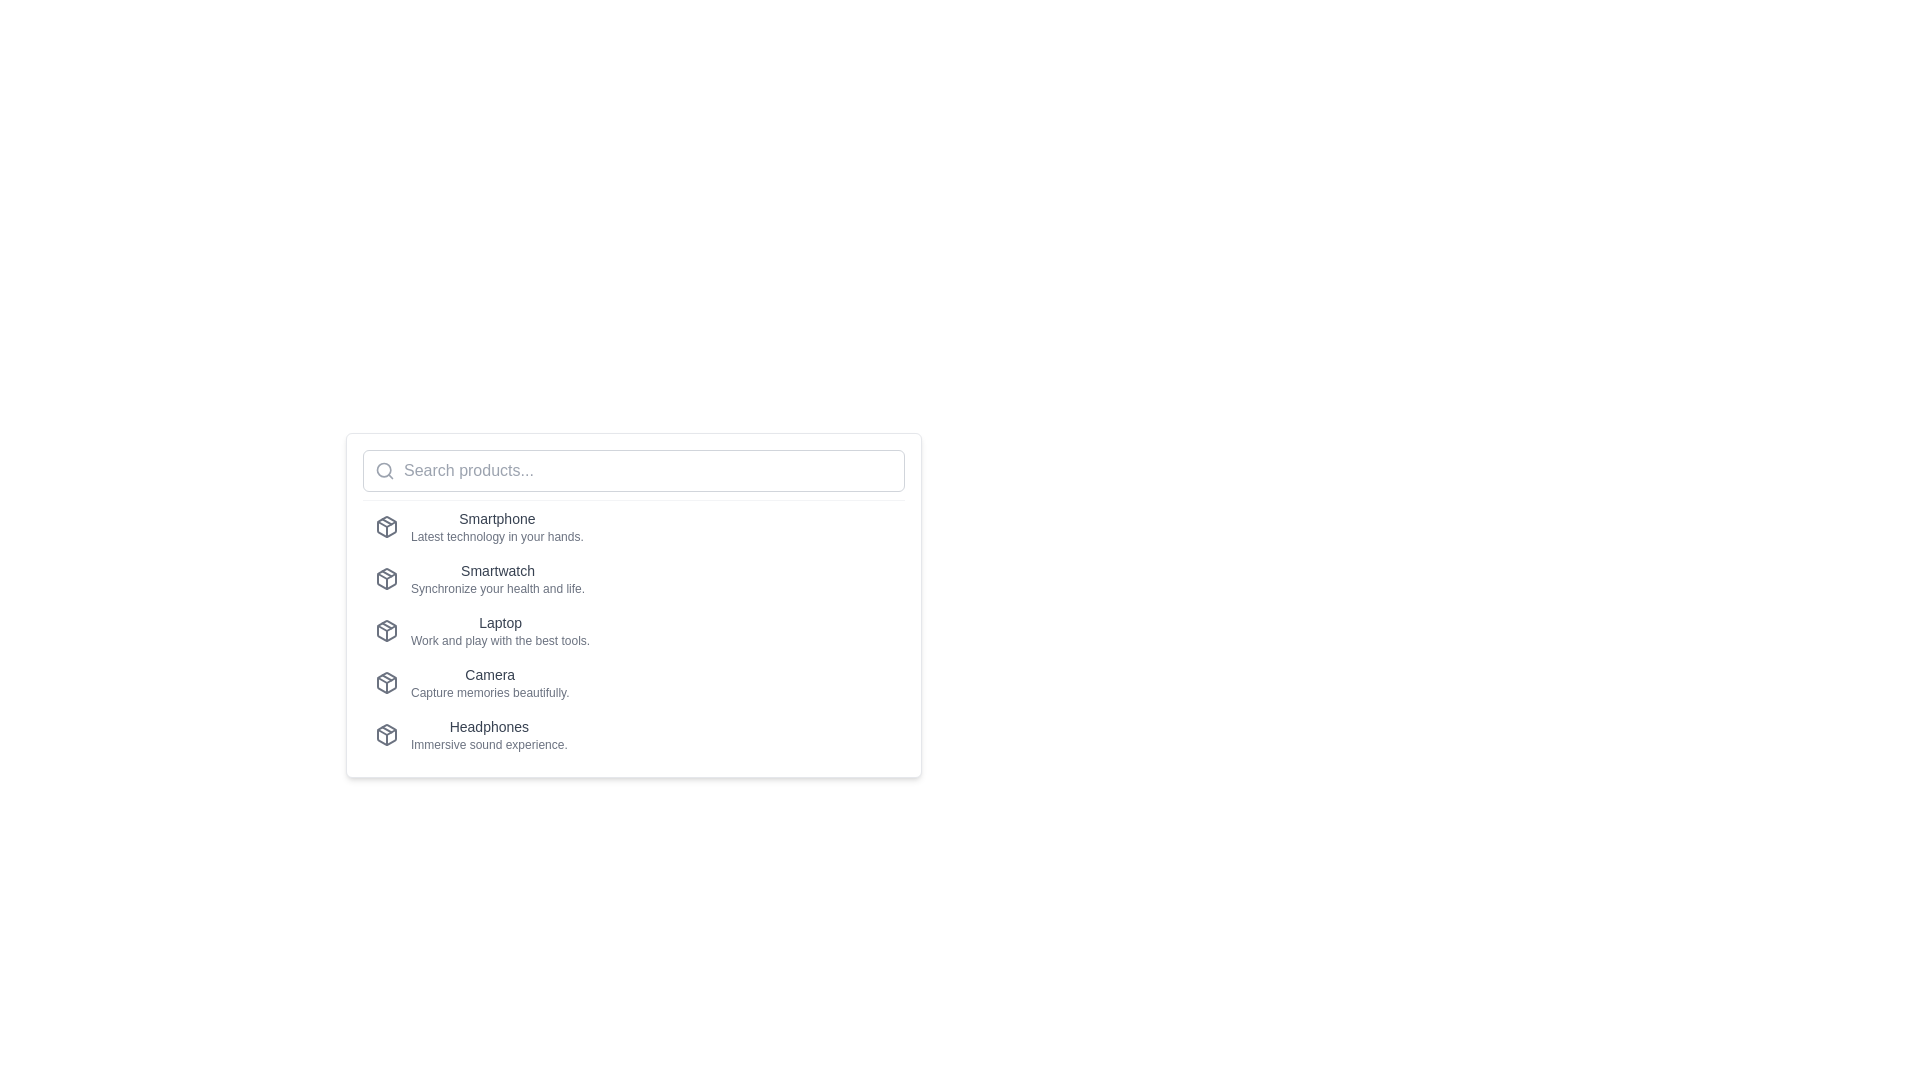  What do you see at coordinates (387, 631) in the screenshot?
I see `the small square-shaped package icon with a gray outline, located next to the text 'Laptop' in the vertically-stacked list layout` at bounding box center [387, 631].